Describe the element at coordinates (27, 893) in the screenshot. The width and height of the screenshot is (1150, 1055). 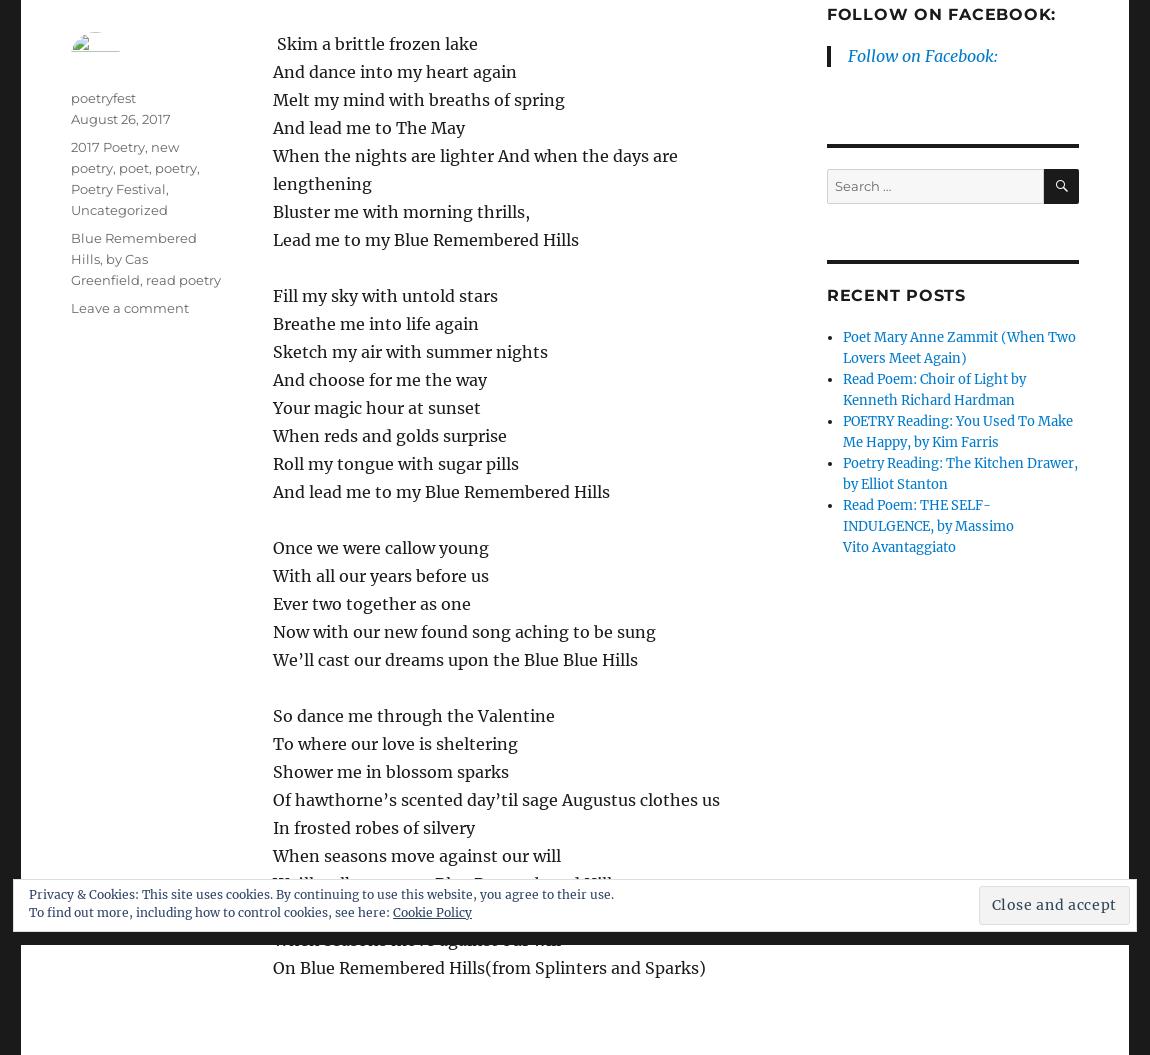
I see `'Privacy & Cookies: This site uses cookies. By continuing to use this website, you agree to their use.'` at that location.